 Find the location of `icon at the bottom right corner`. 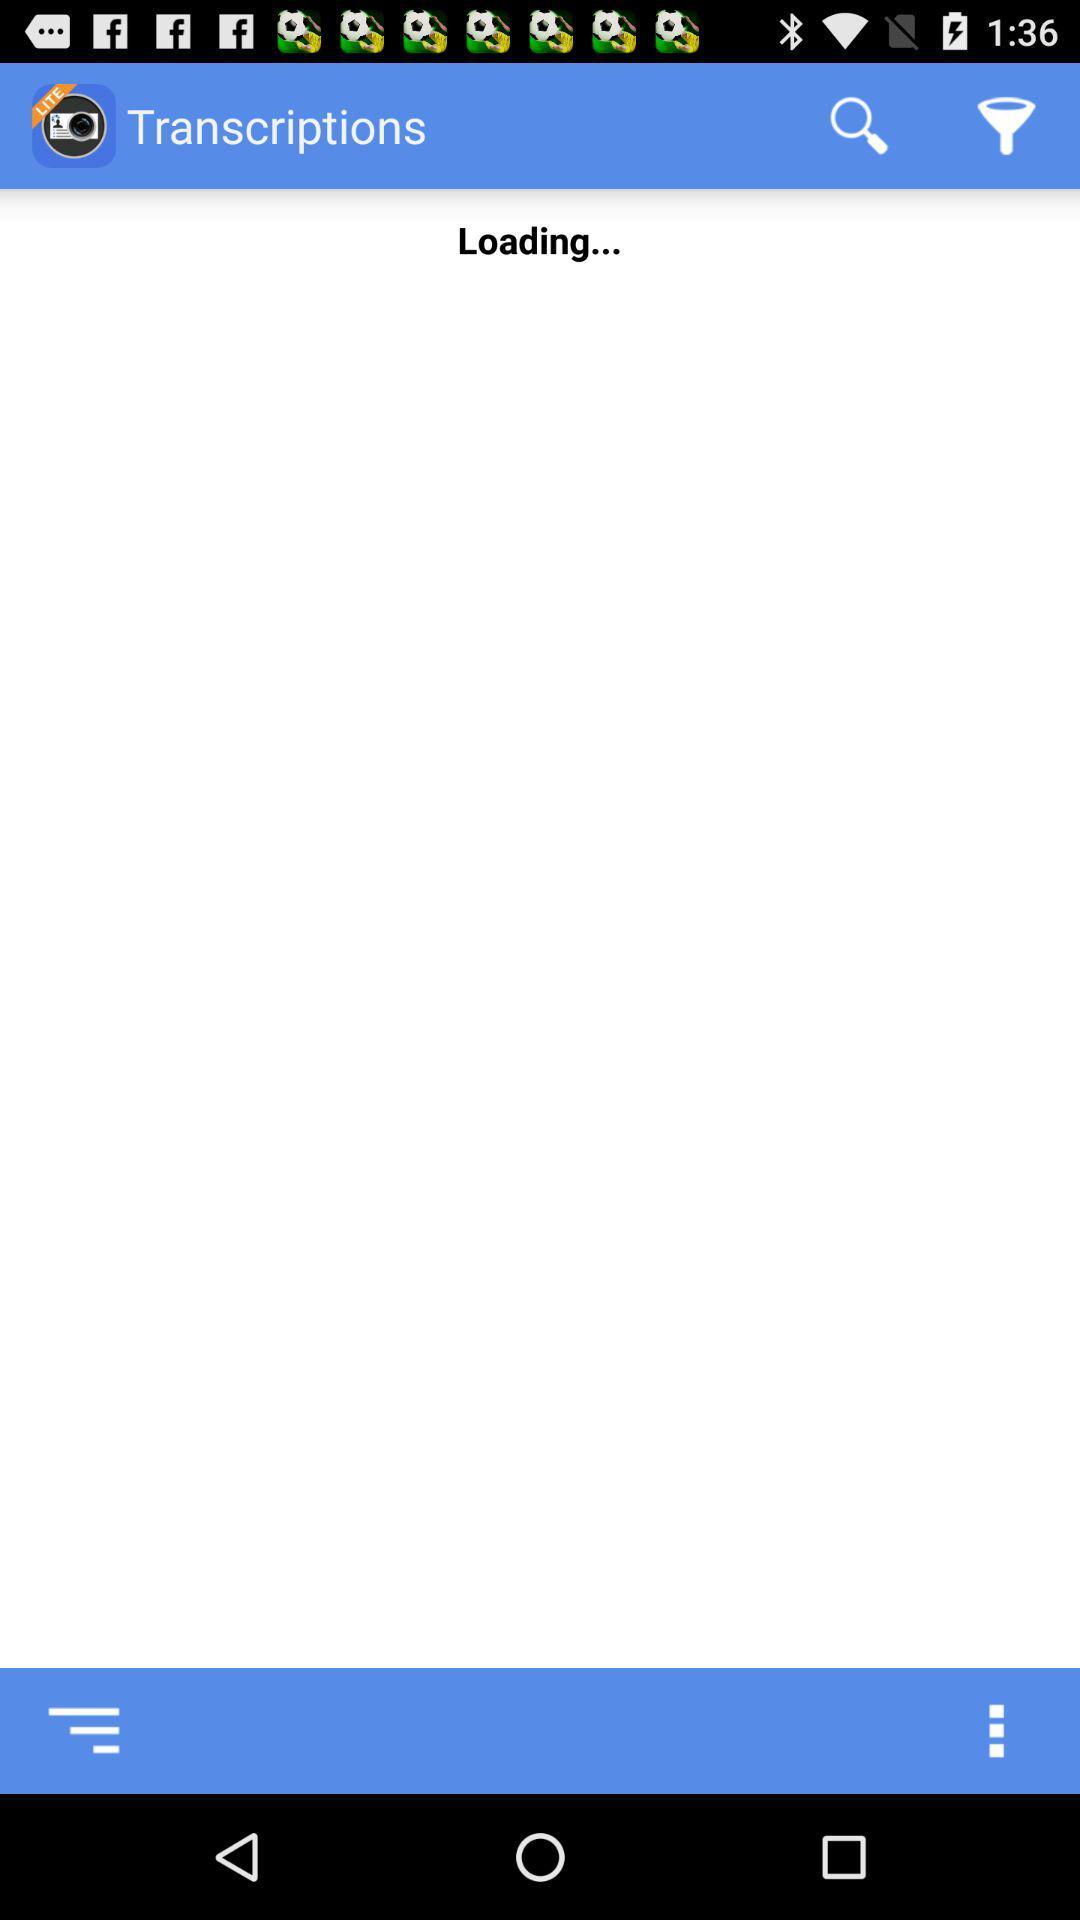

icon at the bottom right corner is located at coordinates (1017, 1730).